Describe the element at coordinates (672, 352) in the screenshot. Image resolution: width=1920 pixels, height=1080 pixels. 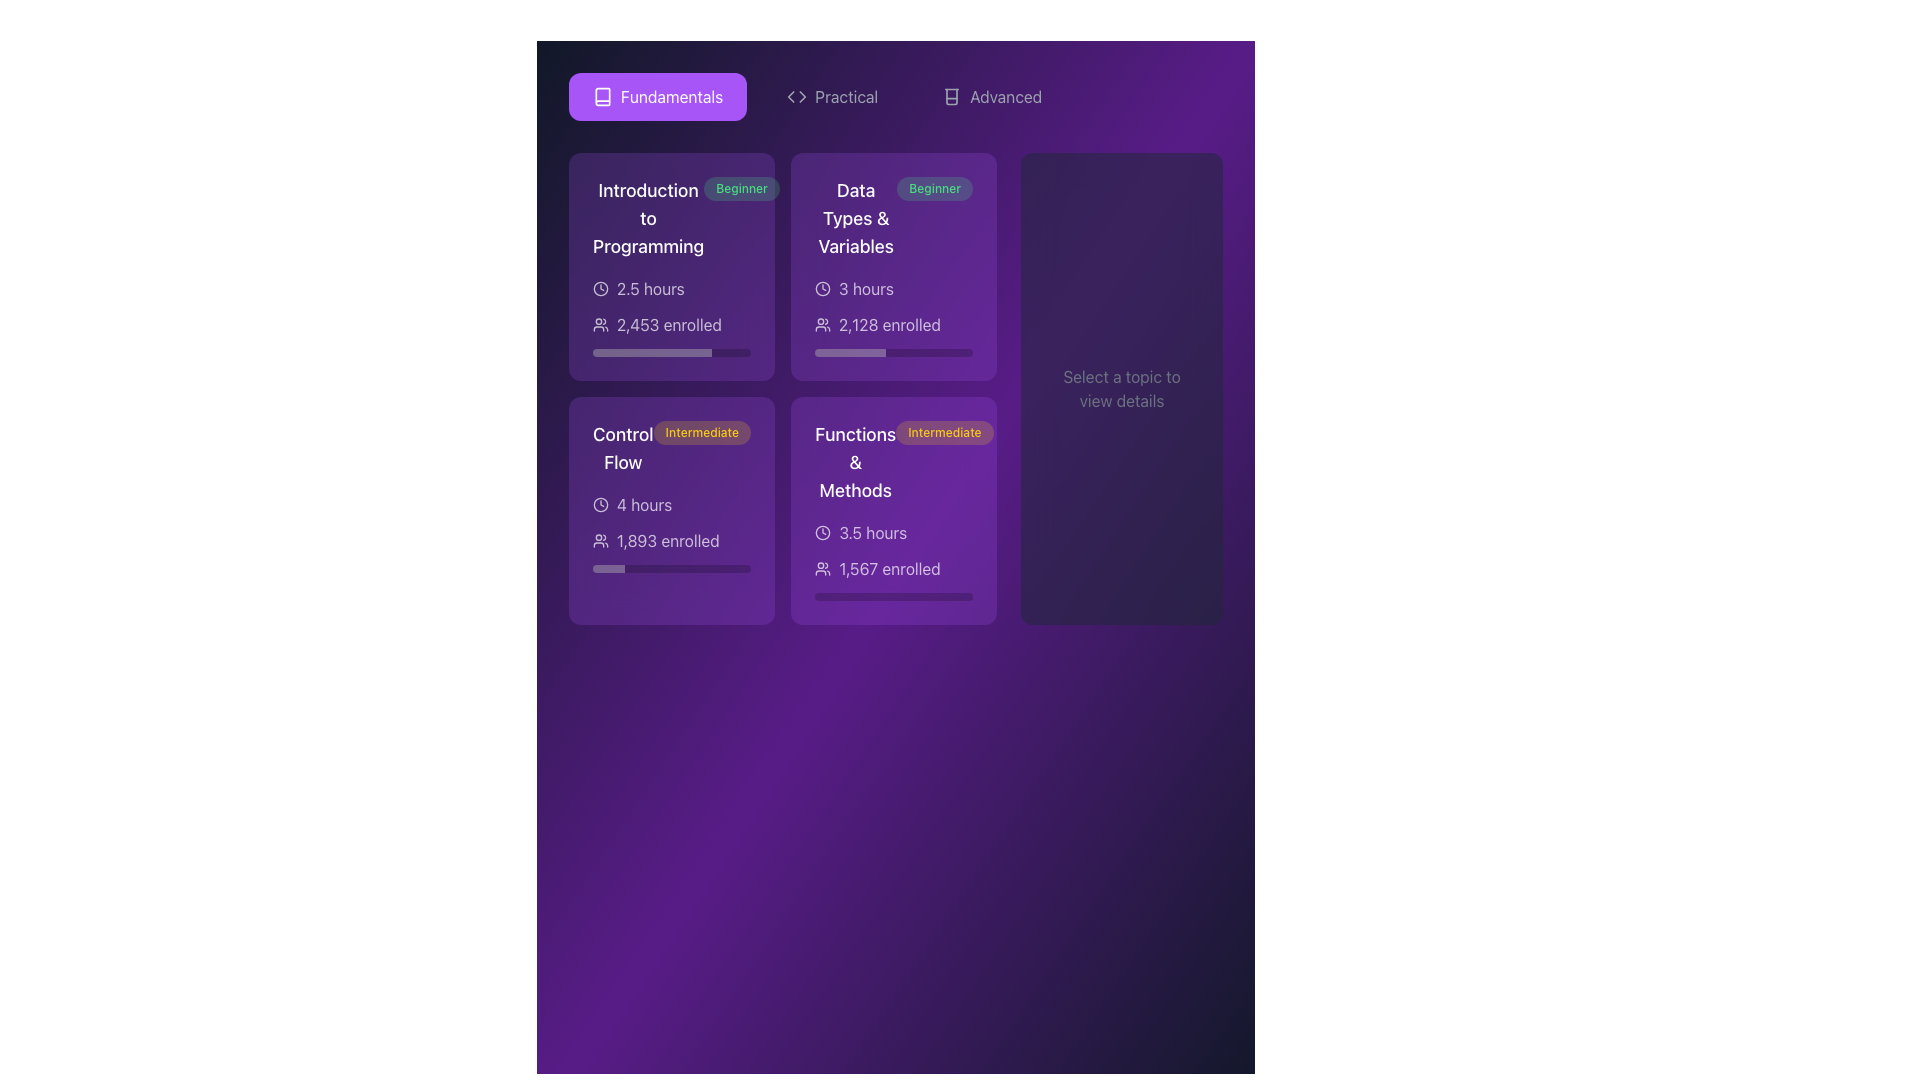
I see `the progress bar indicating the completion level for the 'Introduction to Programming' course, located below the text '2,453 enrolled'` at that location.